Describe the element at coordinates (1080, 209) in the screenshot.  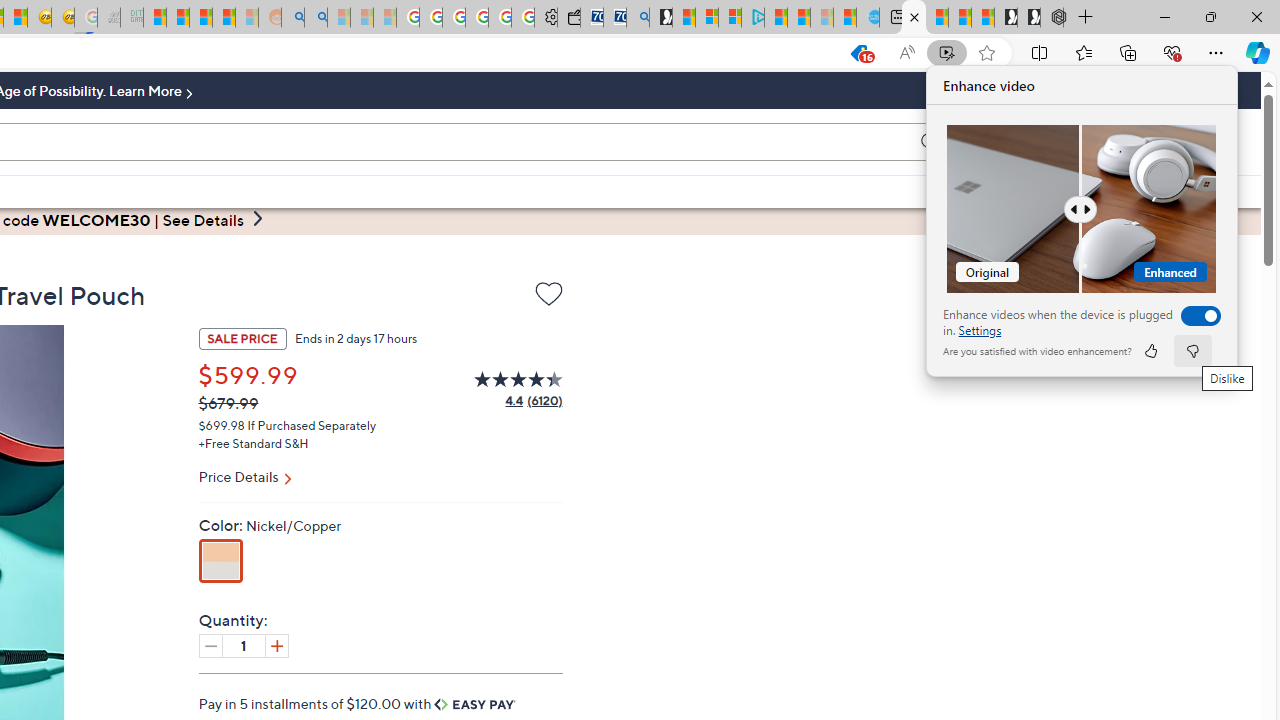
I see `'Comparision'` at that location.